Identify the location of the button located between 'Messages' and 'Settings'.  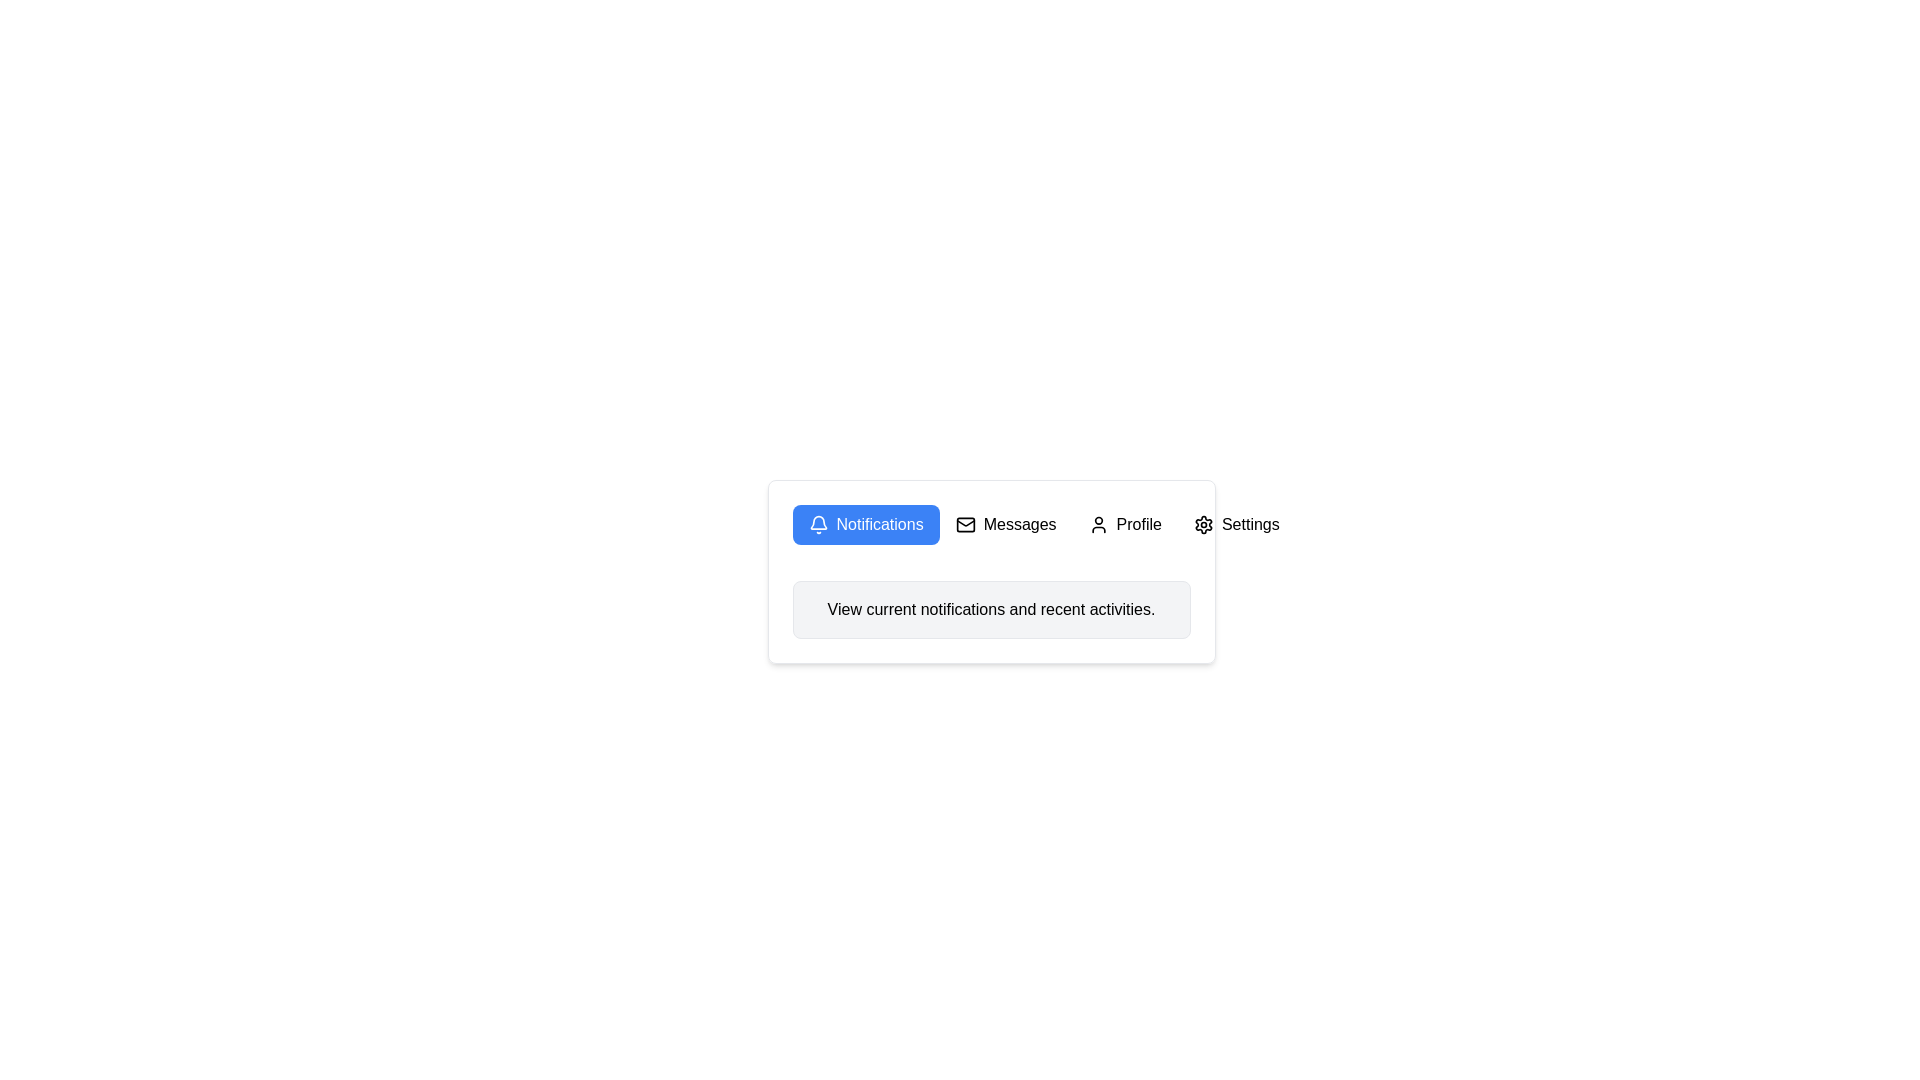
(1125, 523).